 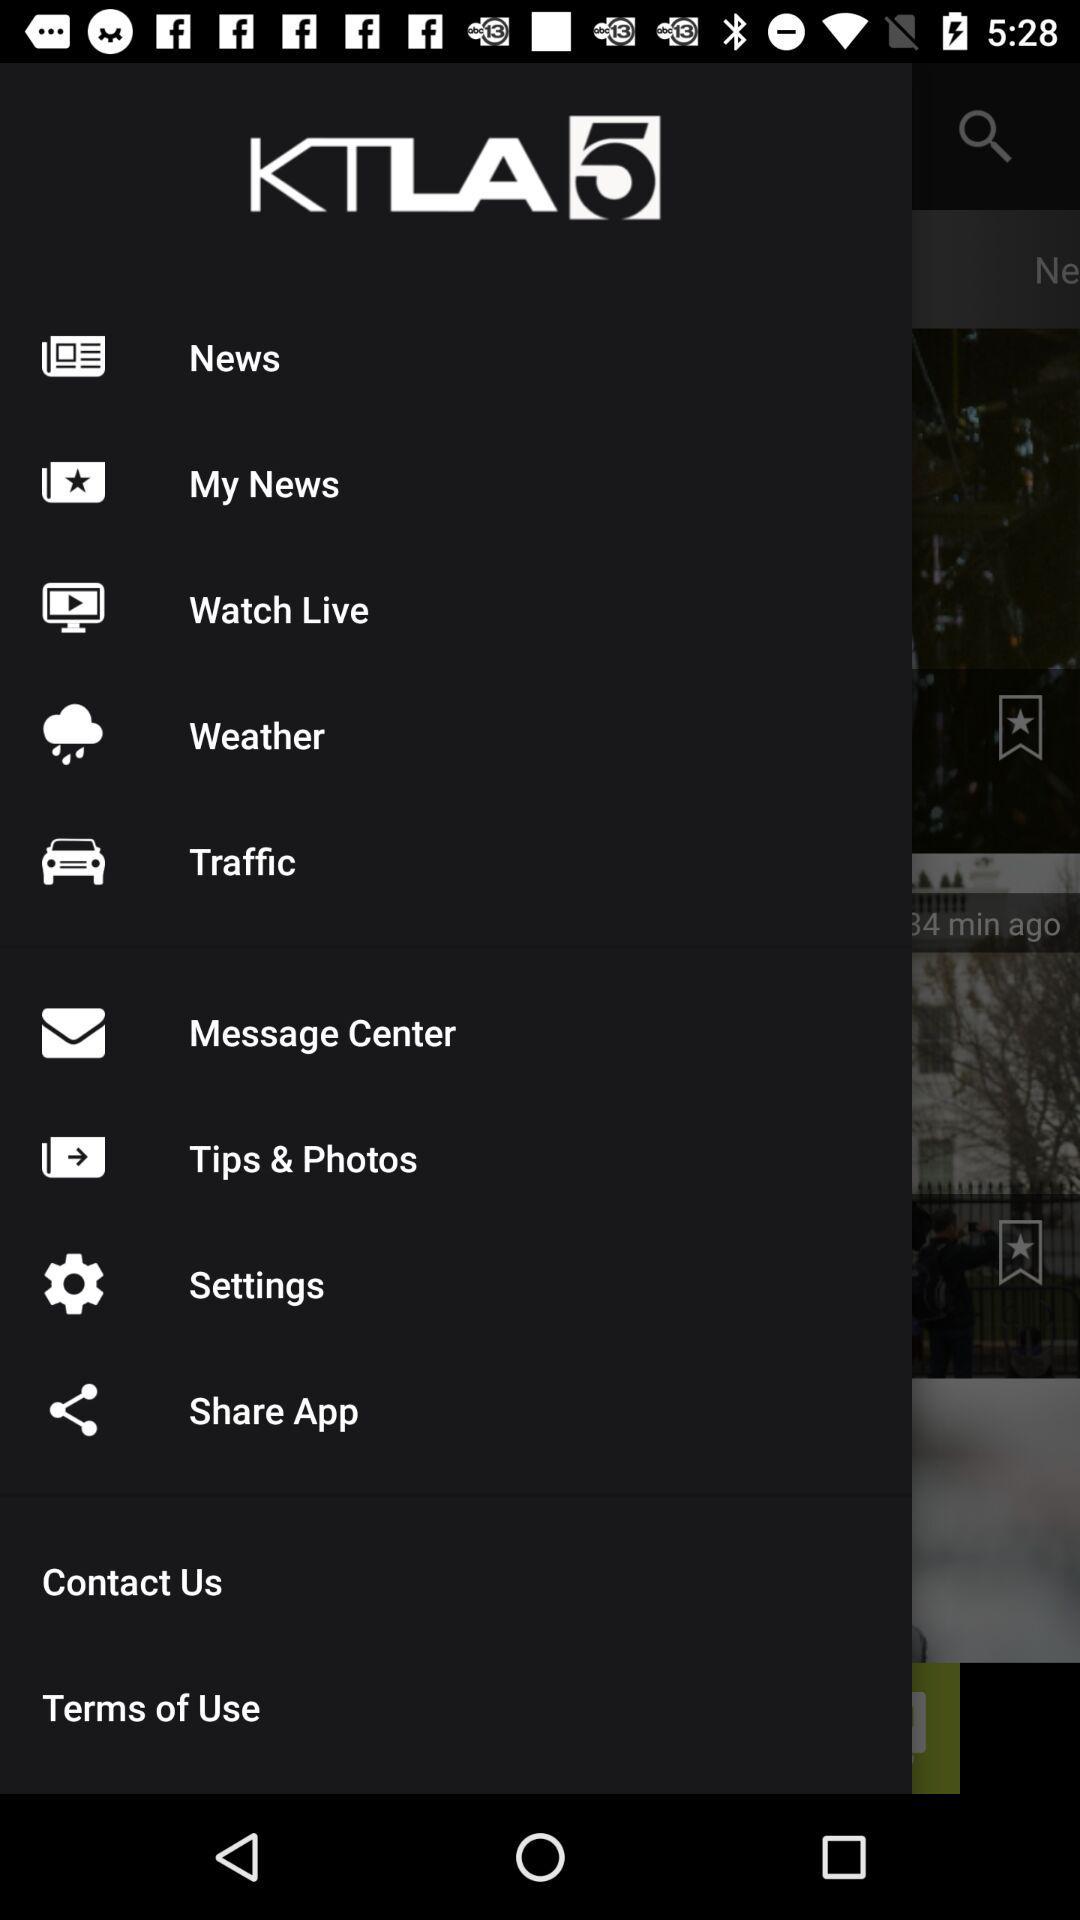 What do you see at coordinates (984, 135) in the screenshot?
I see `the search icon` at bounding box center [984, 135].